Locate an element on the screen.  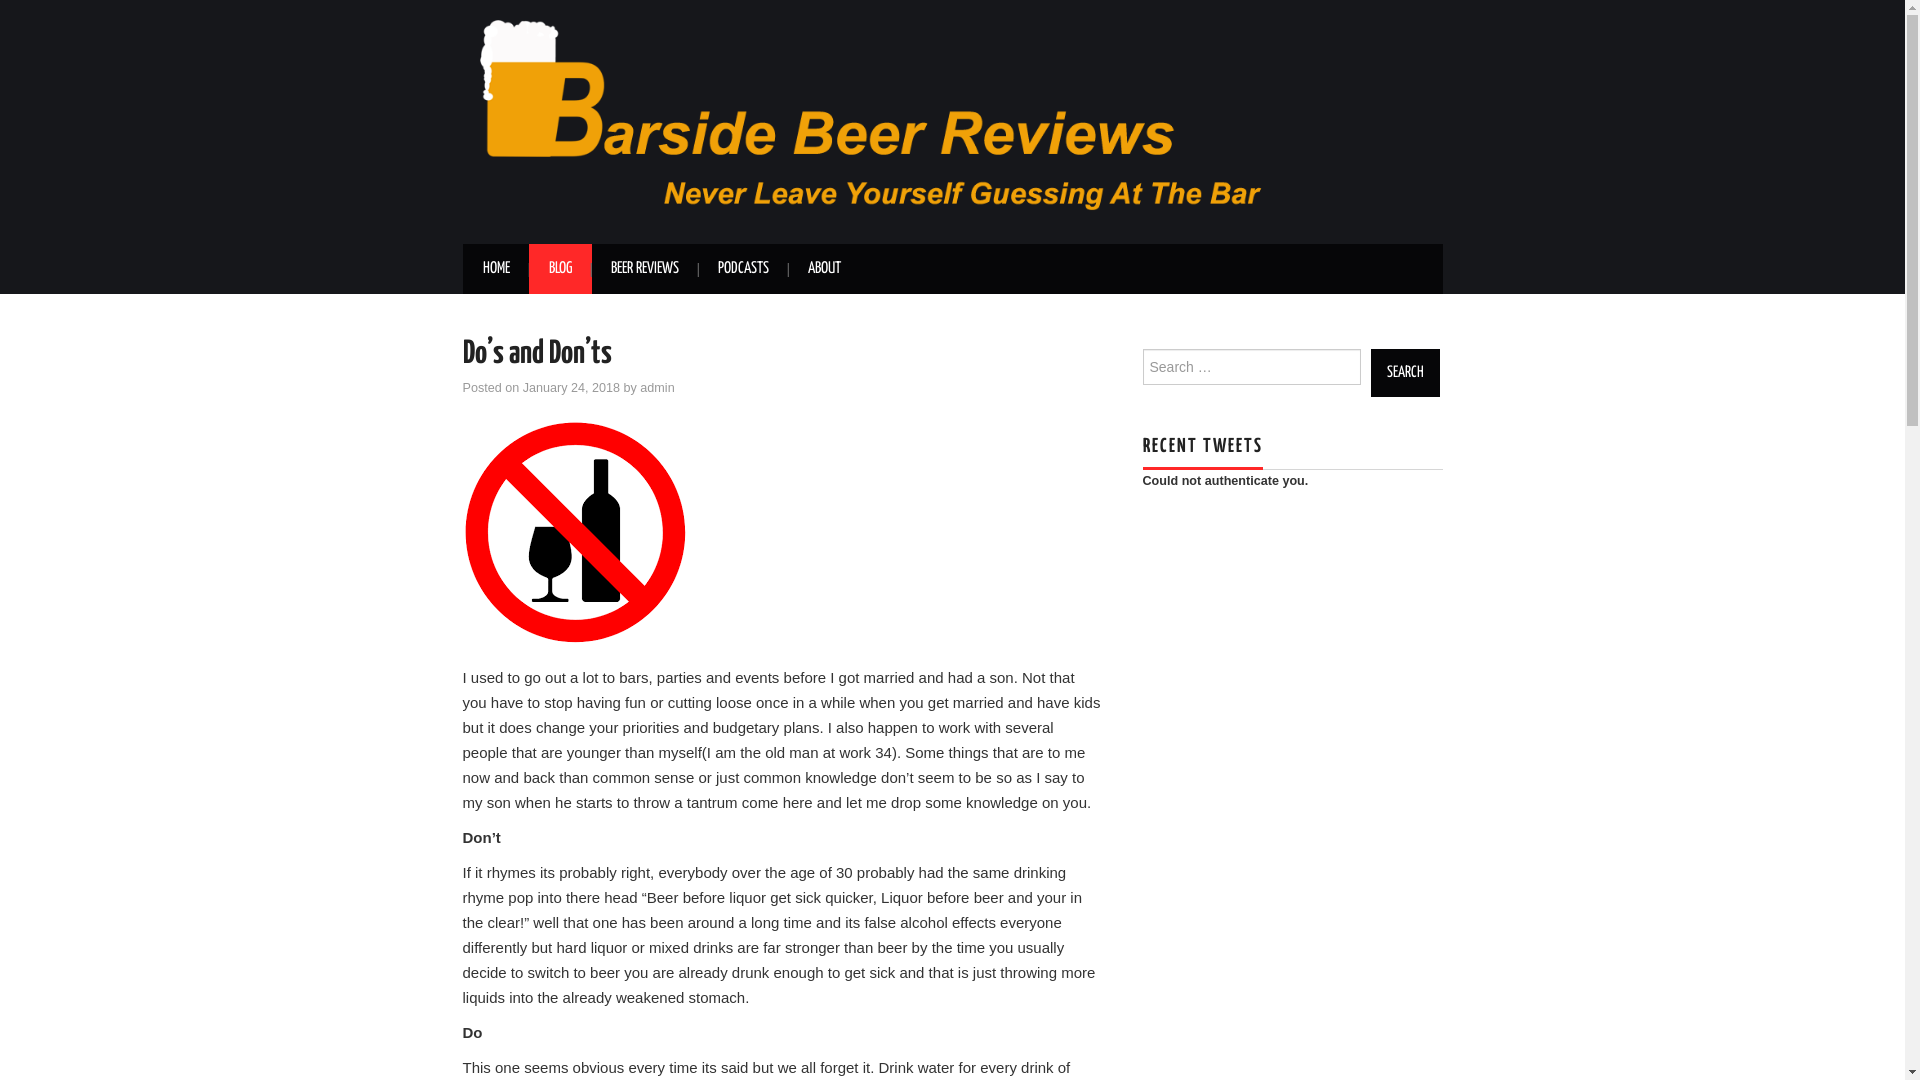
'Search for:' is located at coordinates (1250, 366).